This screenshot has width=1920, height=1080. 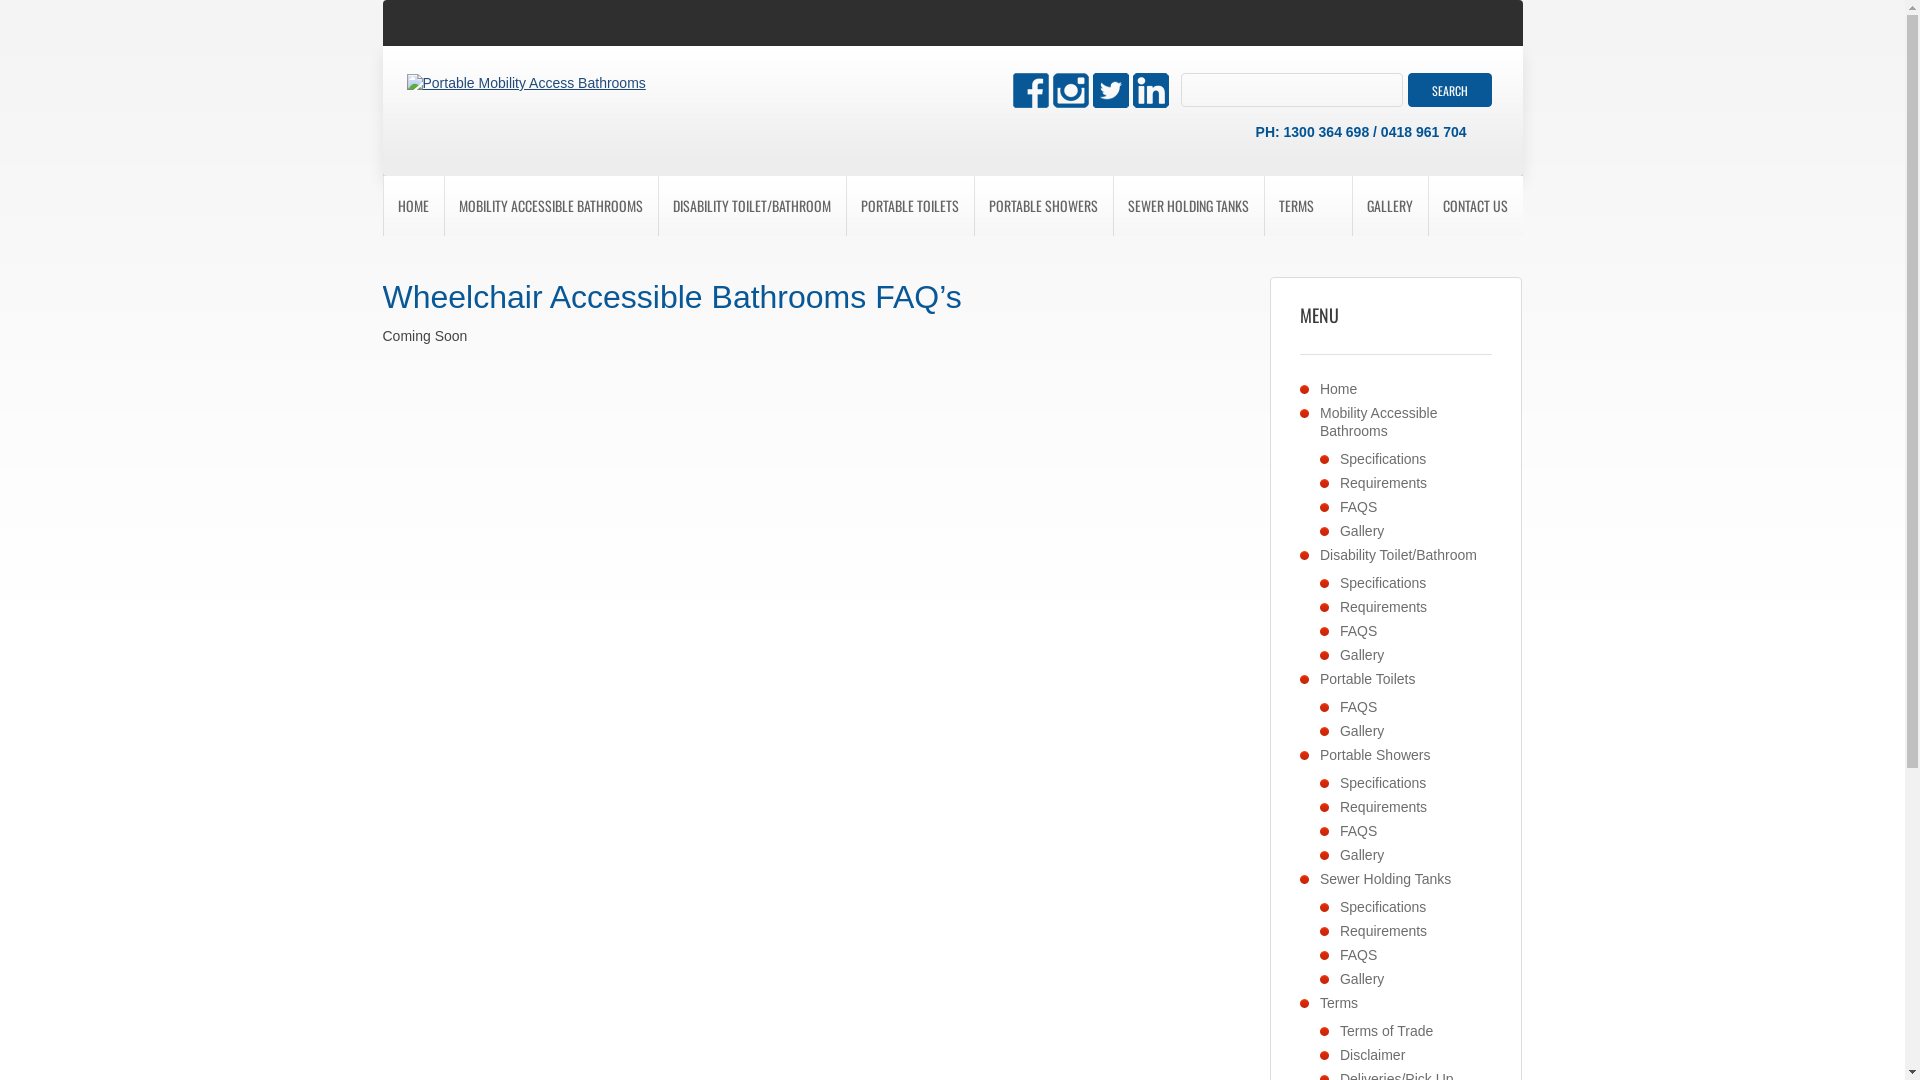 I want to click on 'Terms of Trade', so click(x=1339, y=1030).